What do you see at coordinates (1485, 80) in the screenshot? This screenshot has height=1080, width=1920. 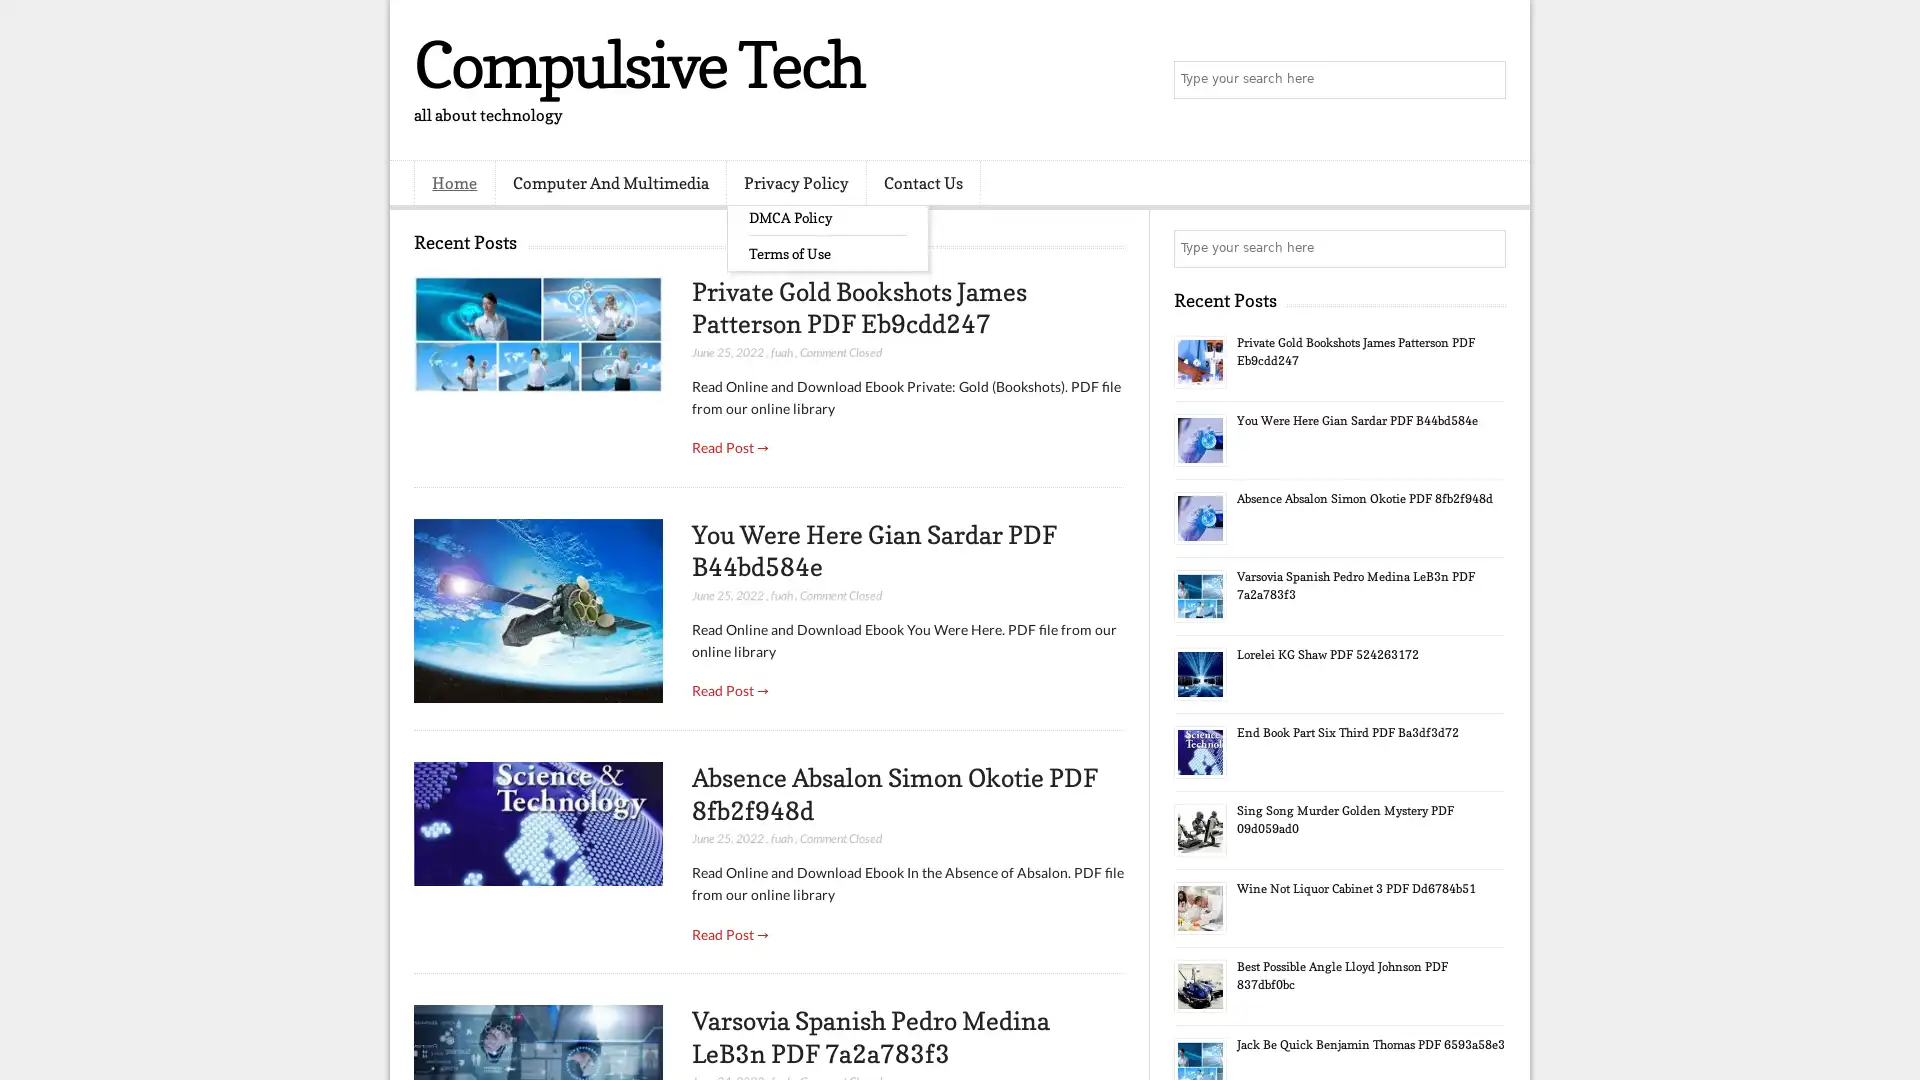 I see `Search` at bounding box center [1485, 80].